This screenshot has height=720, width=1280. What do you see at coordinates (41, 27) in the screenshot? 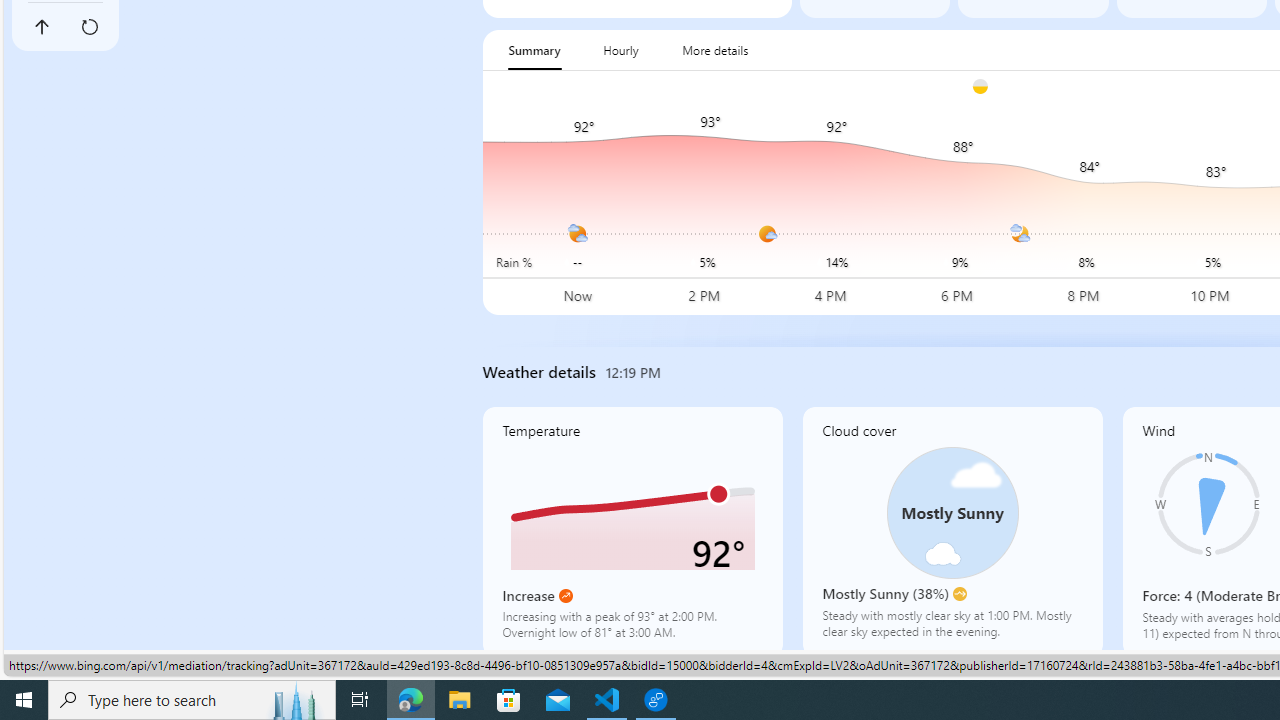
I see `'Back to top'` at bounding box center [41, 27].